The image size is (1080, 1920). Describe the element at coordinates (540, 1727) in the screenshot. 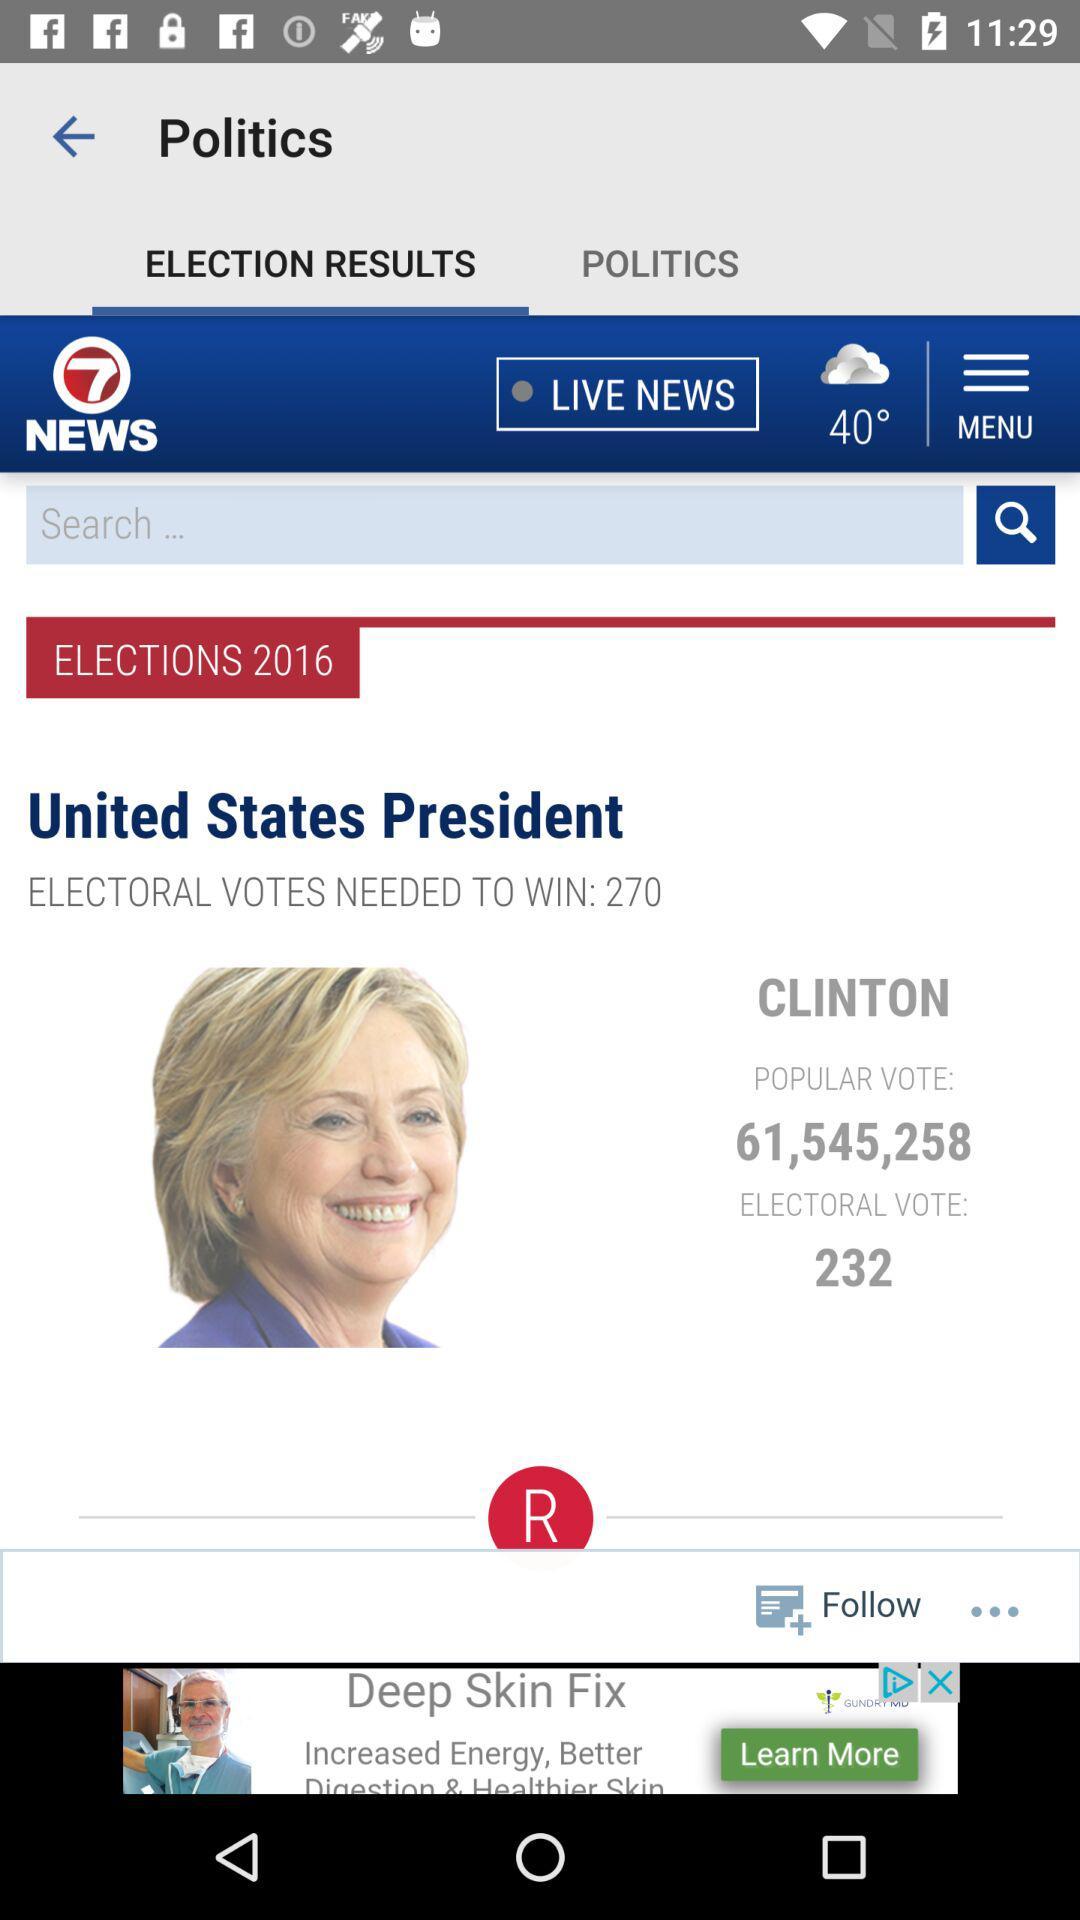

I see `advertisement` at that location.